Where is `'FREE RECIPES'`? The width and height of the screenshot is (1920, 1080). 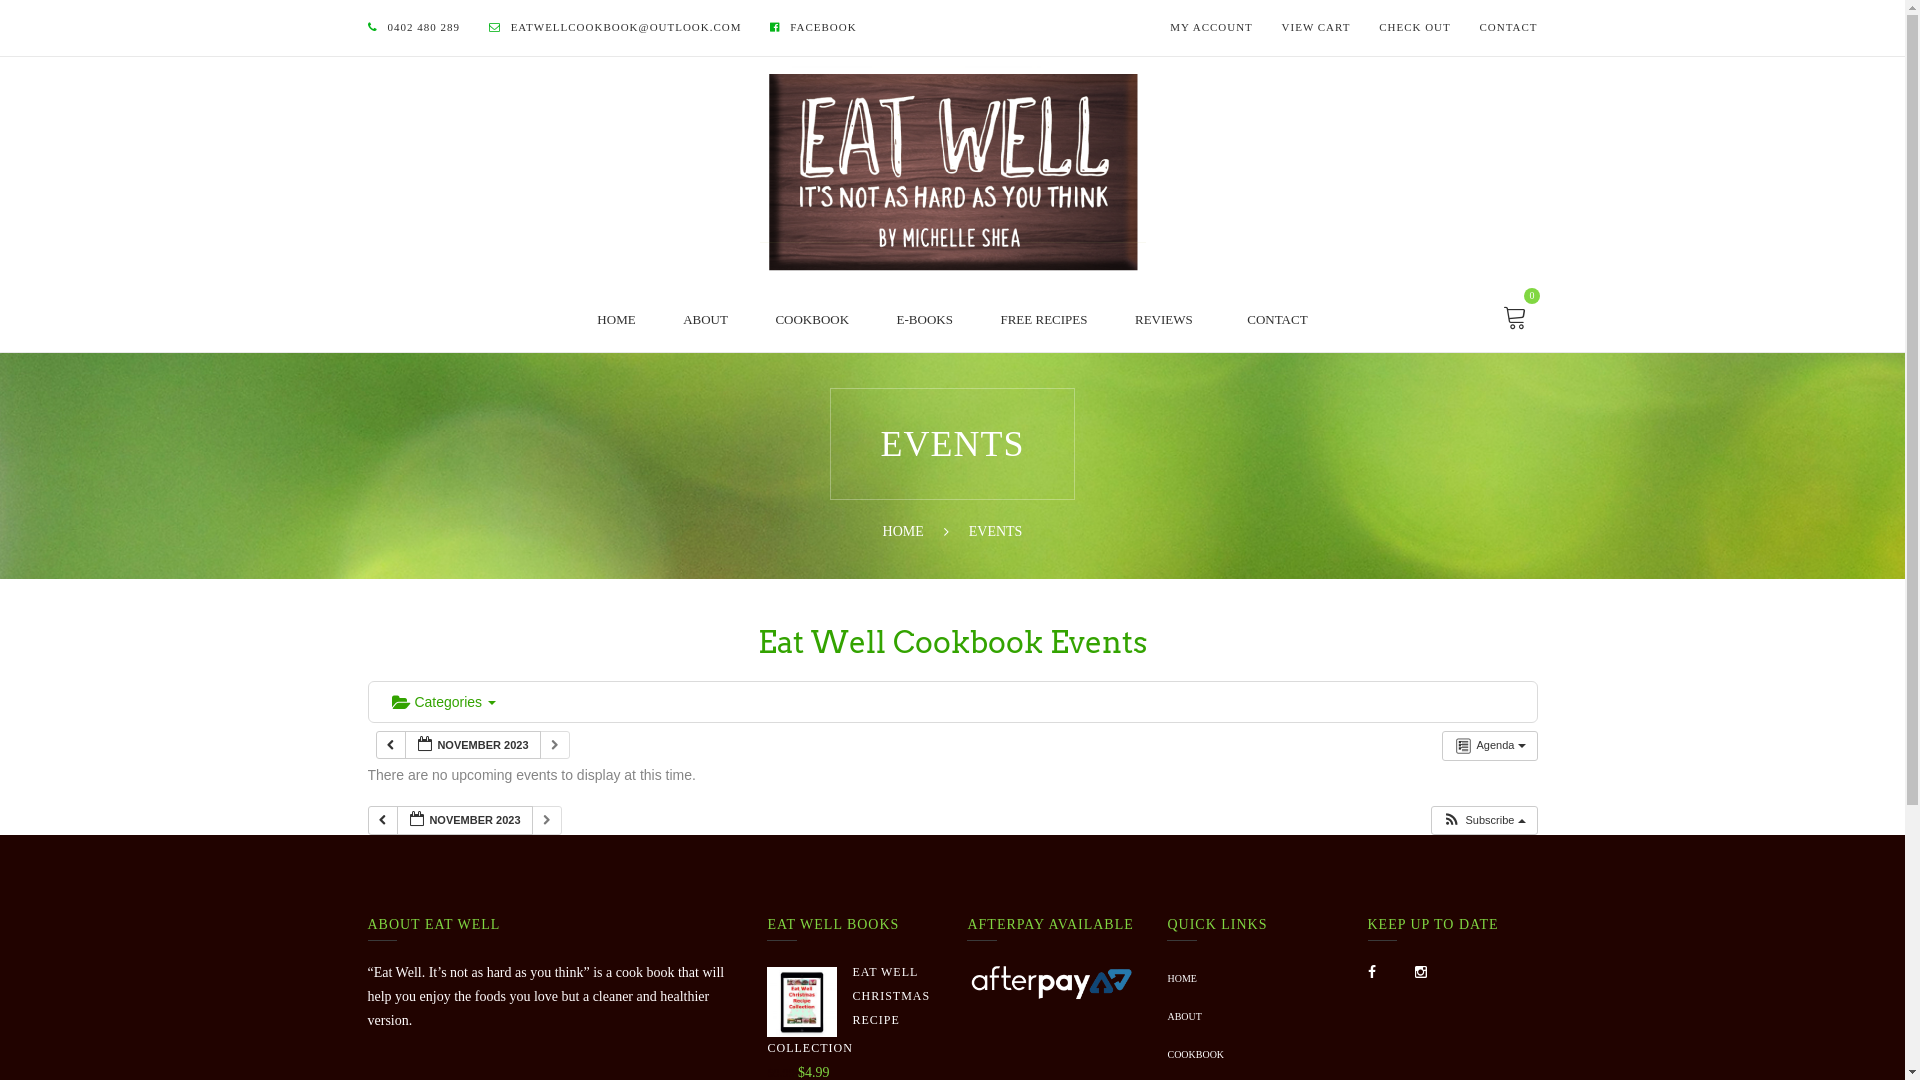 'FREE RECIPES' is located at coordinates (1042, 319).